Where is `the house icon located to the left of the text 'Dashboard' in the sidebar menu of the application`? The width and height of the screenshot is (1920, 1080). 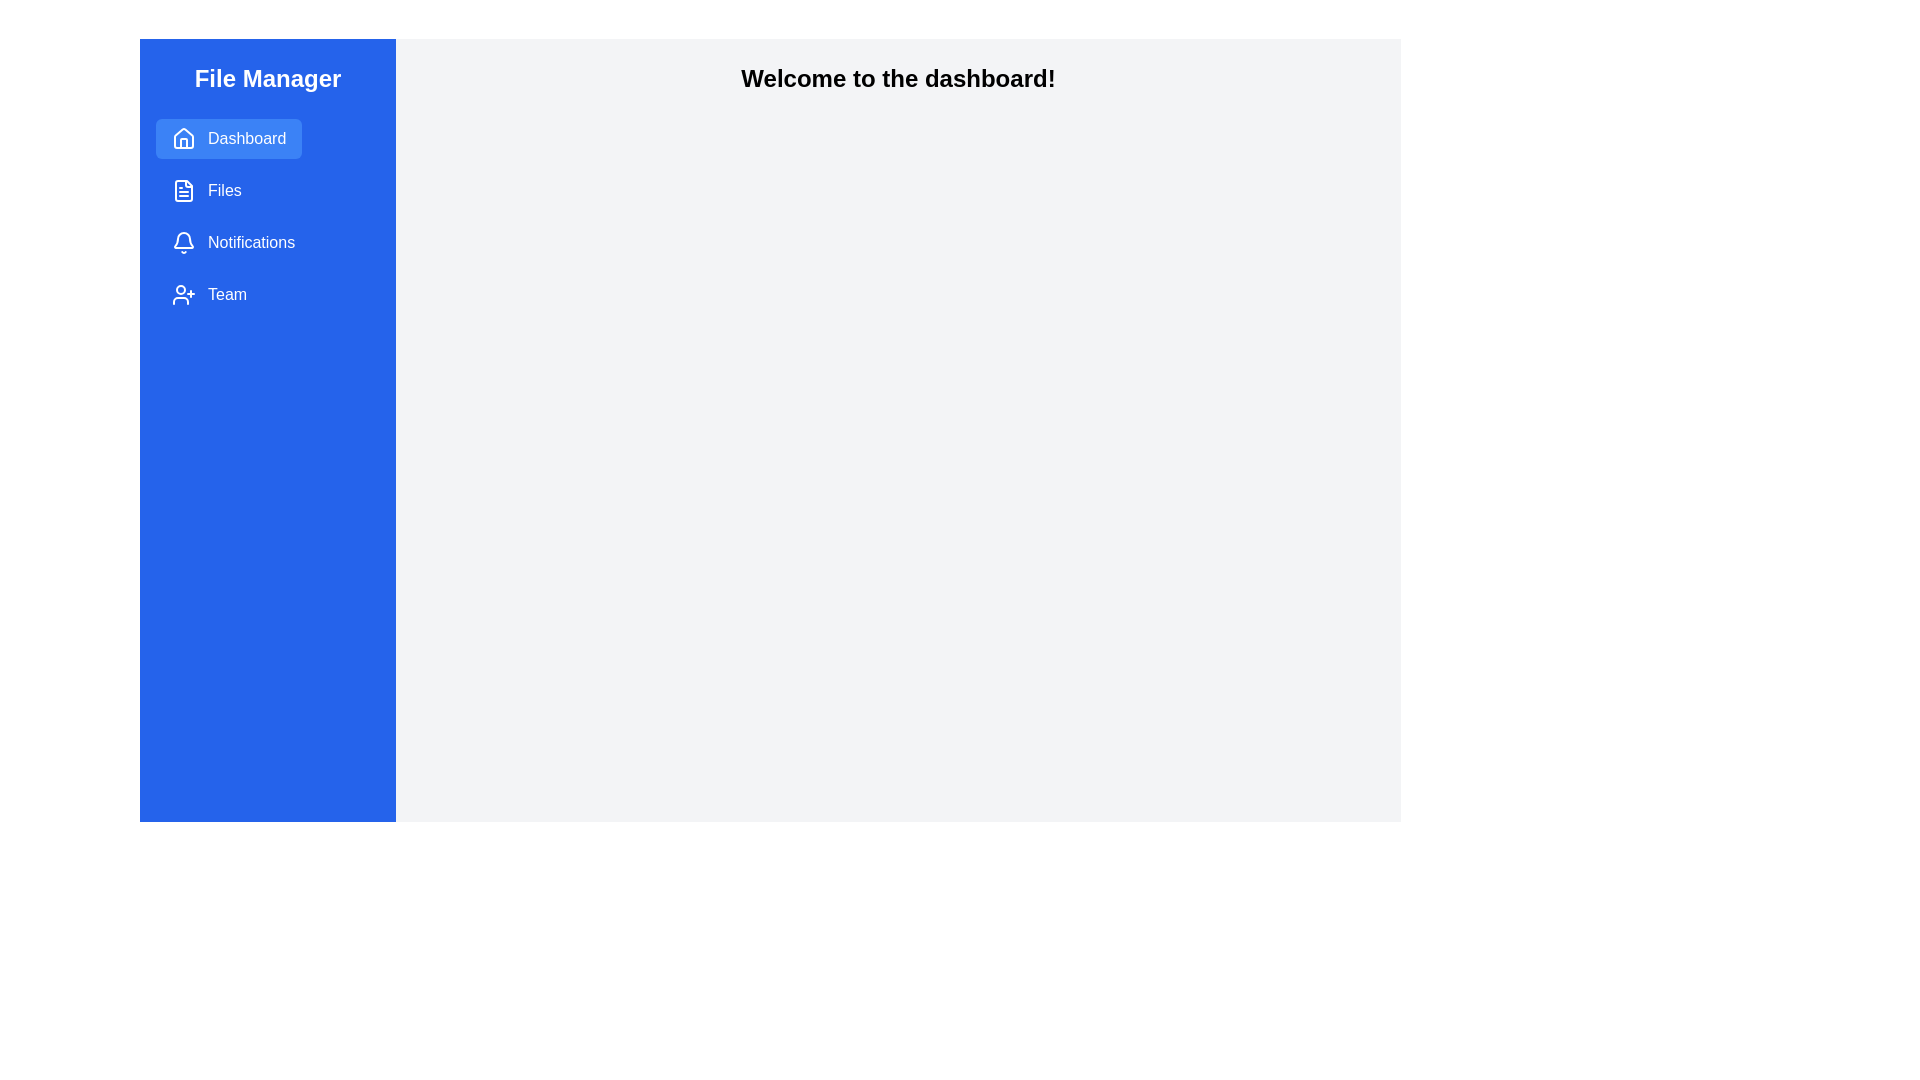 the house icon located to the left of the text 'Dashboard' in the sidebar menu of the application is located at coordinates (183, 137).